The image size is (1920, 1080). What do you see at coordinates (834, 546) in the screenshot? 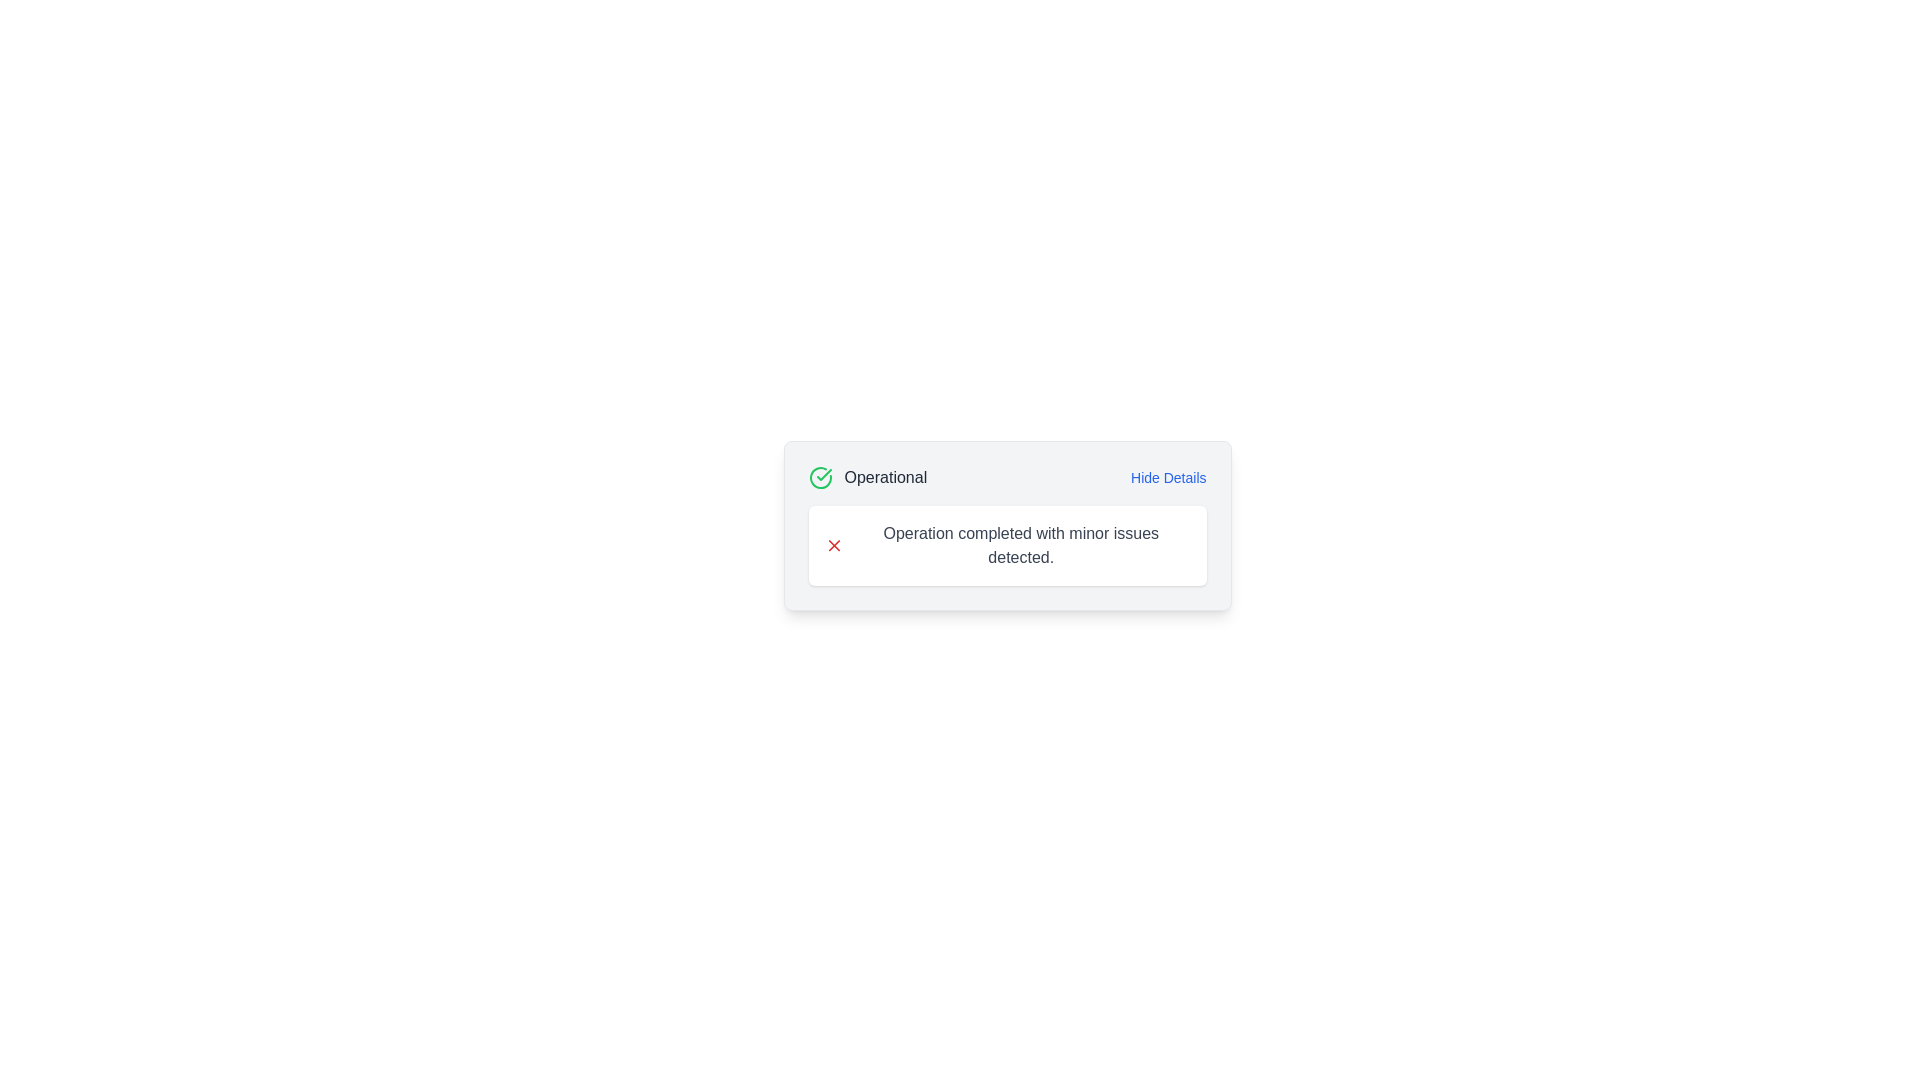
I see `the Icon button located in the lower portion of the 'Operational' notification box, just before the text 'Operation completed with minor issues detected.'` at bounding box center [834, 546].